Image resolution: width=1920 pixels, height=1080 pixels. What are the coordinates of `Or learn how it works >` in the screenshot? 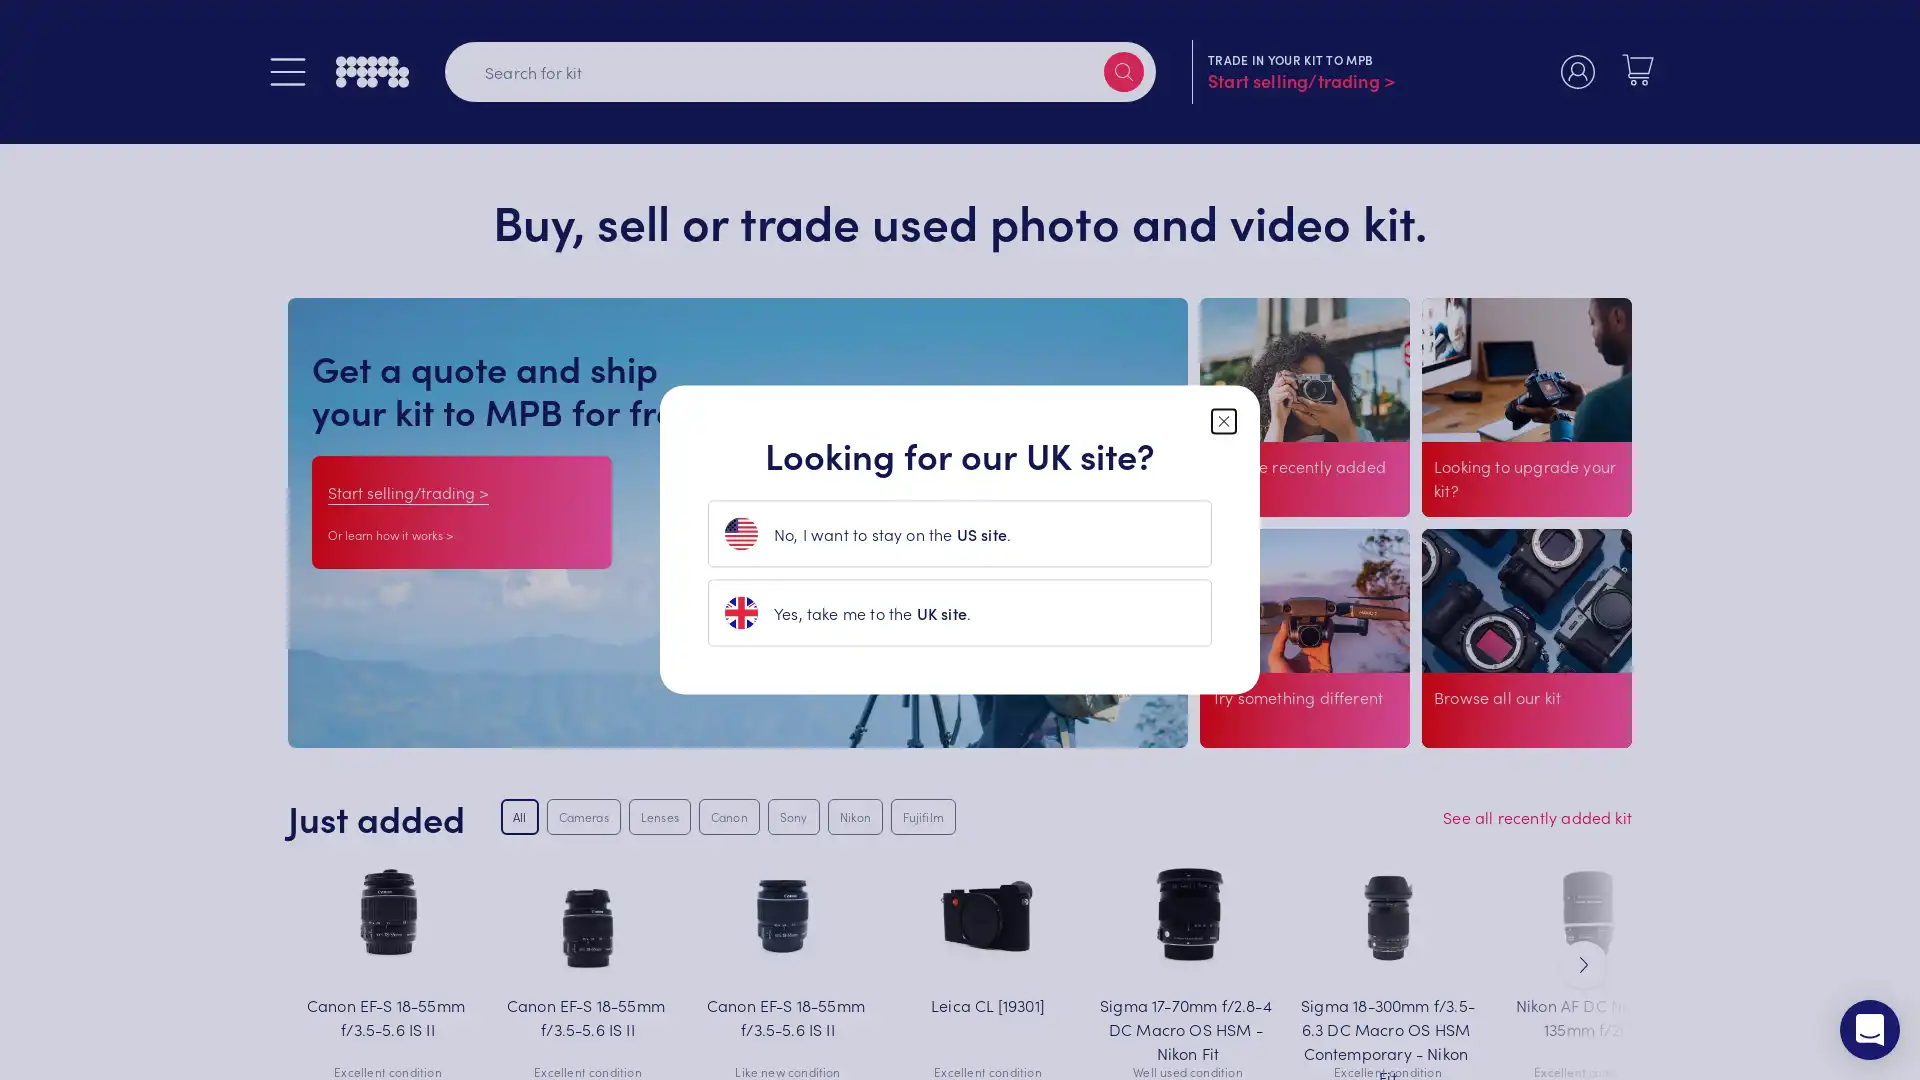 It's located at (390, 533).